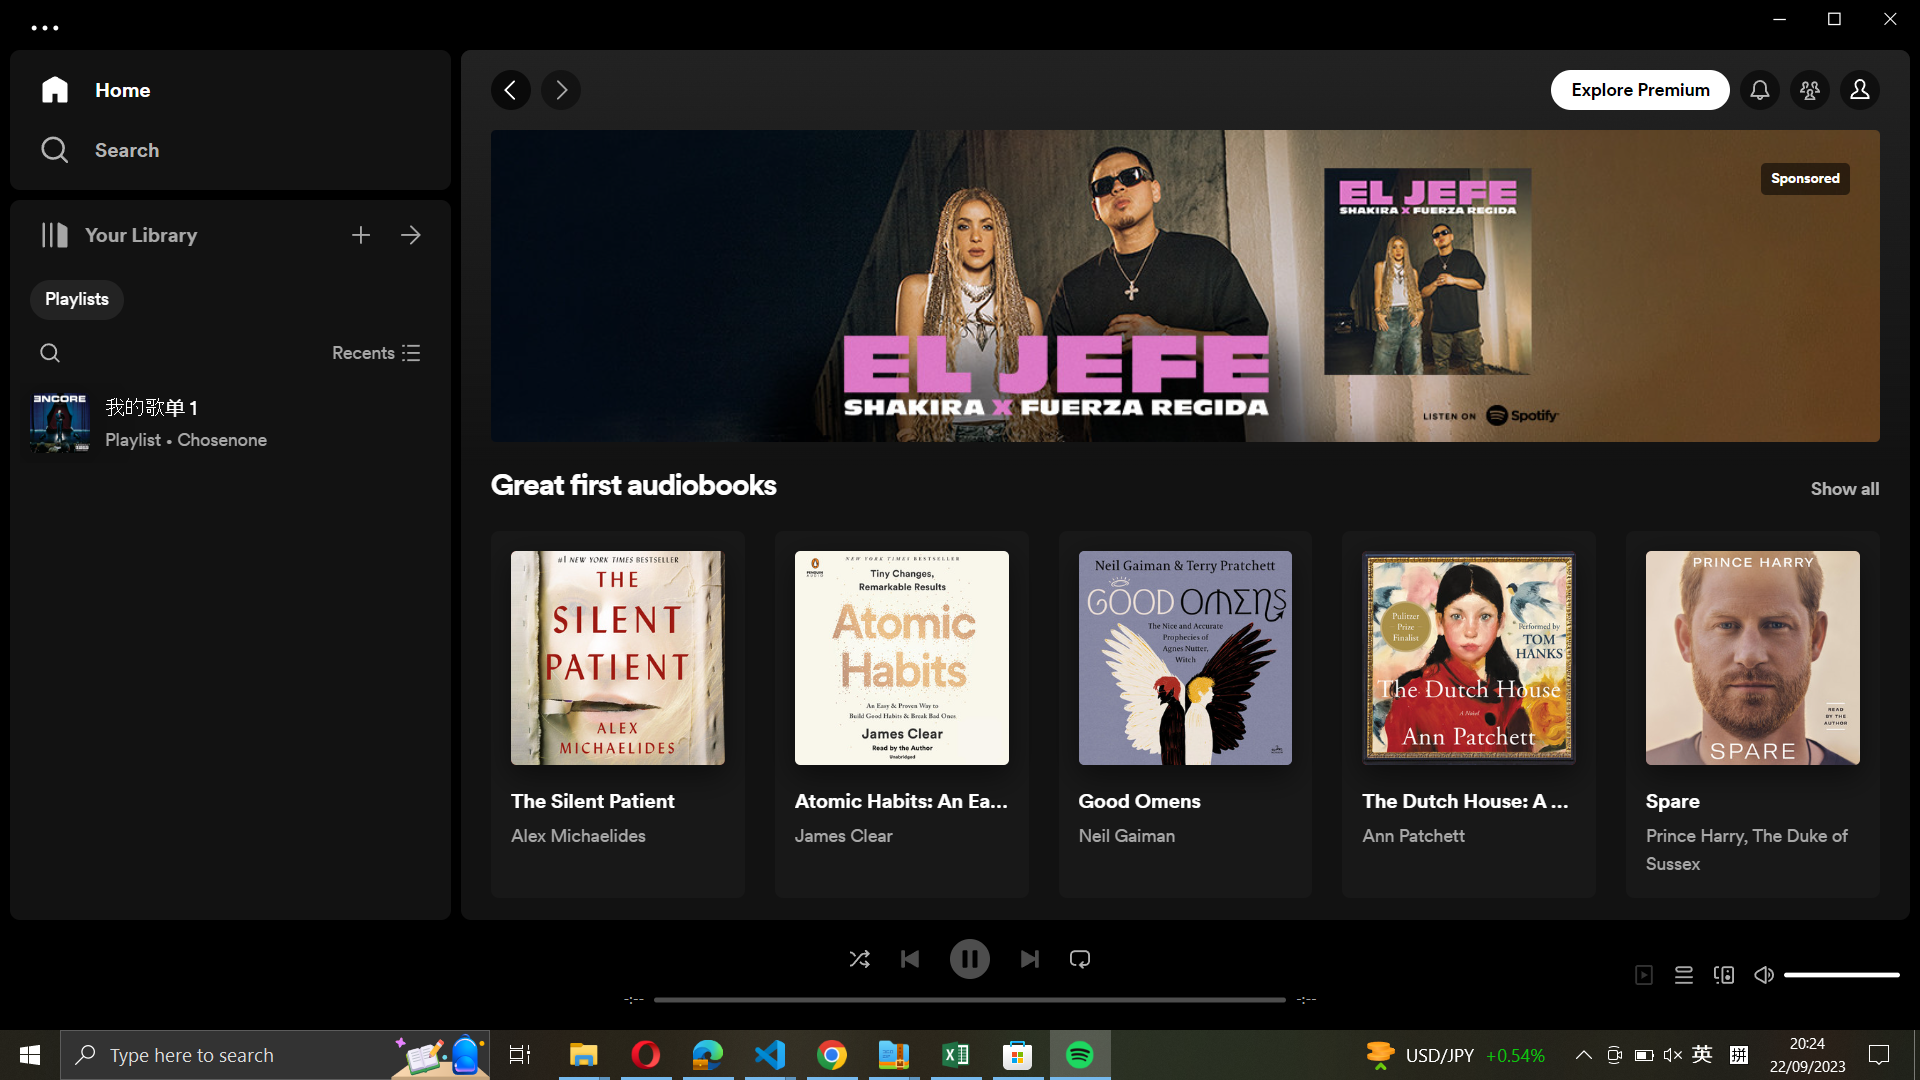  What do you see at coordinates (1642, 88) in the screenshot?
I see `the explore premium area` at bounding box center [1642, 88].